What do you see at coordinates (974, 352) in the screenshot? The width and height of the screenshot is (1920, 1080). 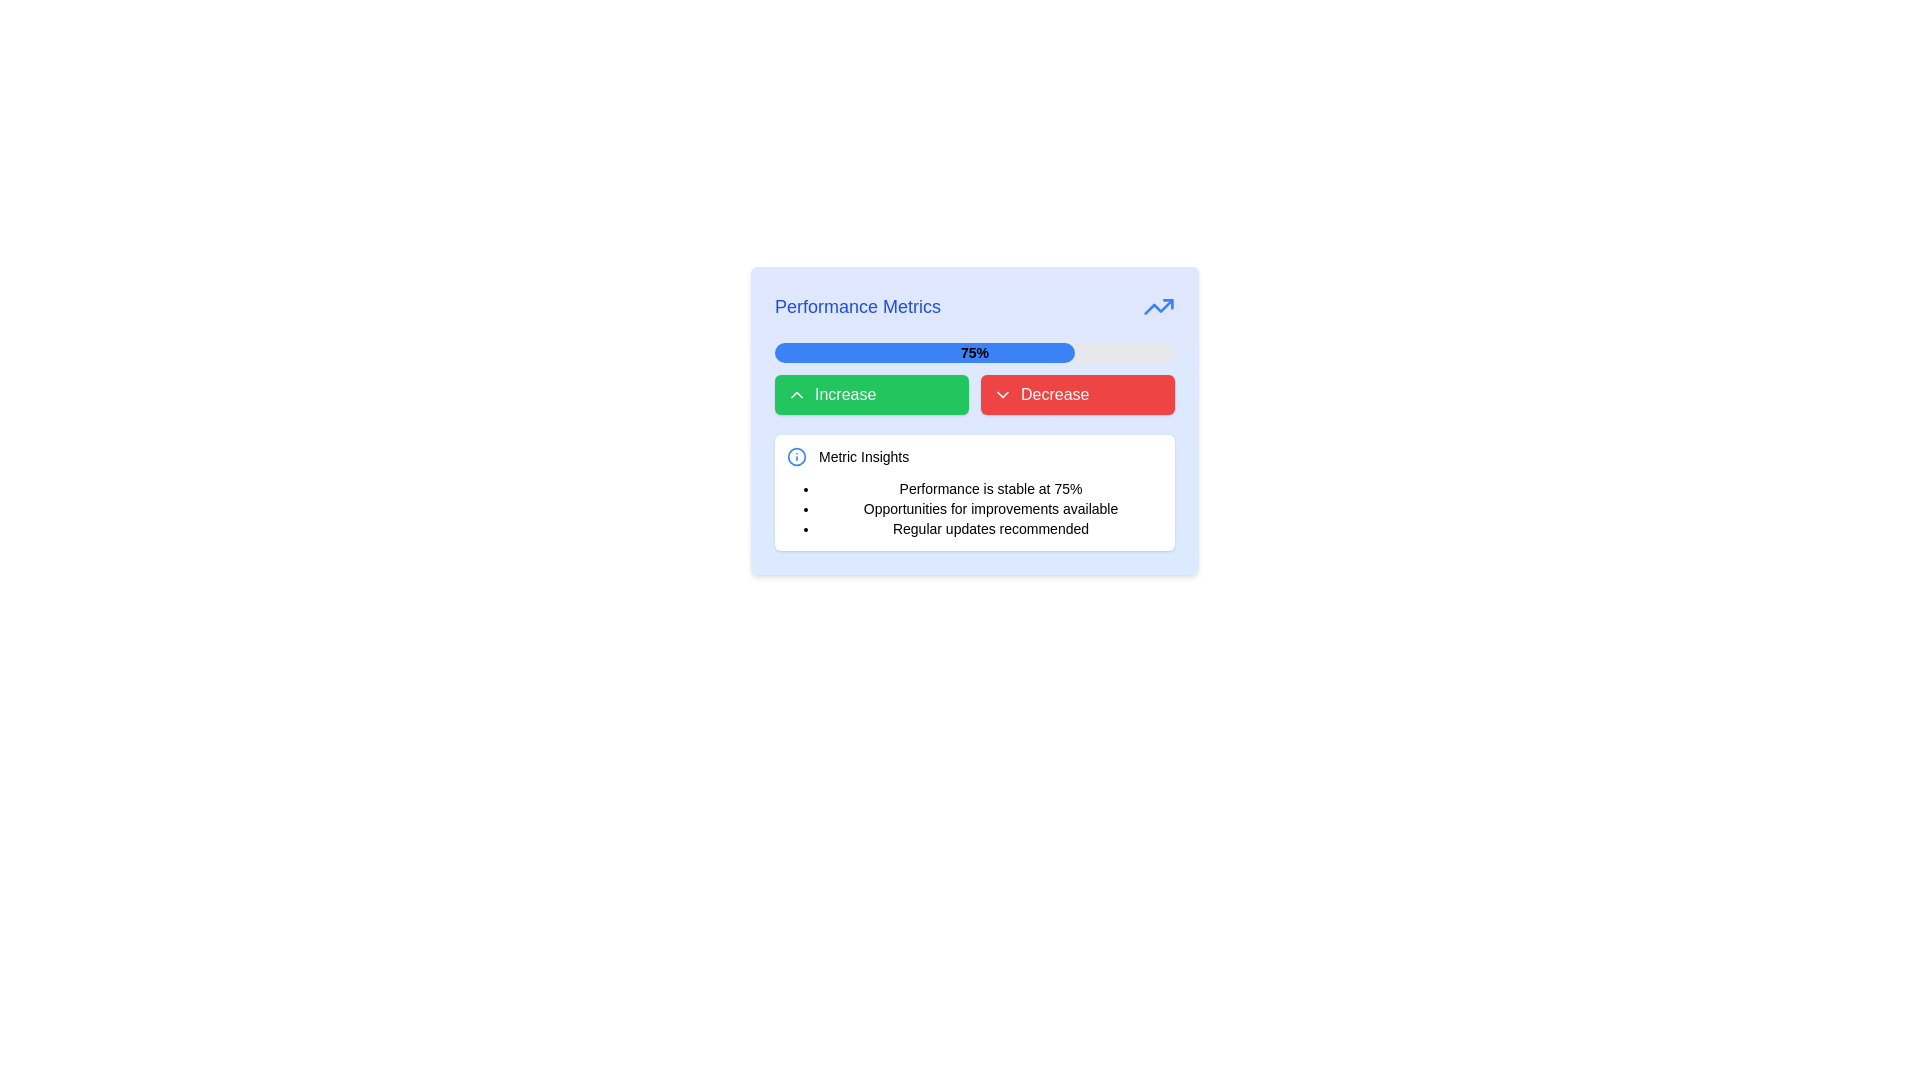 I see `percentage text '75%' displayed in the center of the horizontal progress bar with a gray background and blue segment, located beneath the 'Performance Metrics' title` at bounding box center [974, 352].